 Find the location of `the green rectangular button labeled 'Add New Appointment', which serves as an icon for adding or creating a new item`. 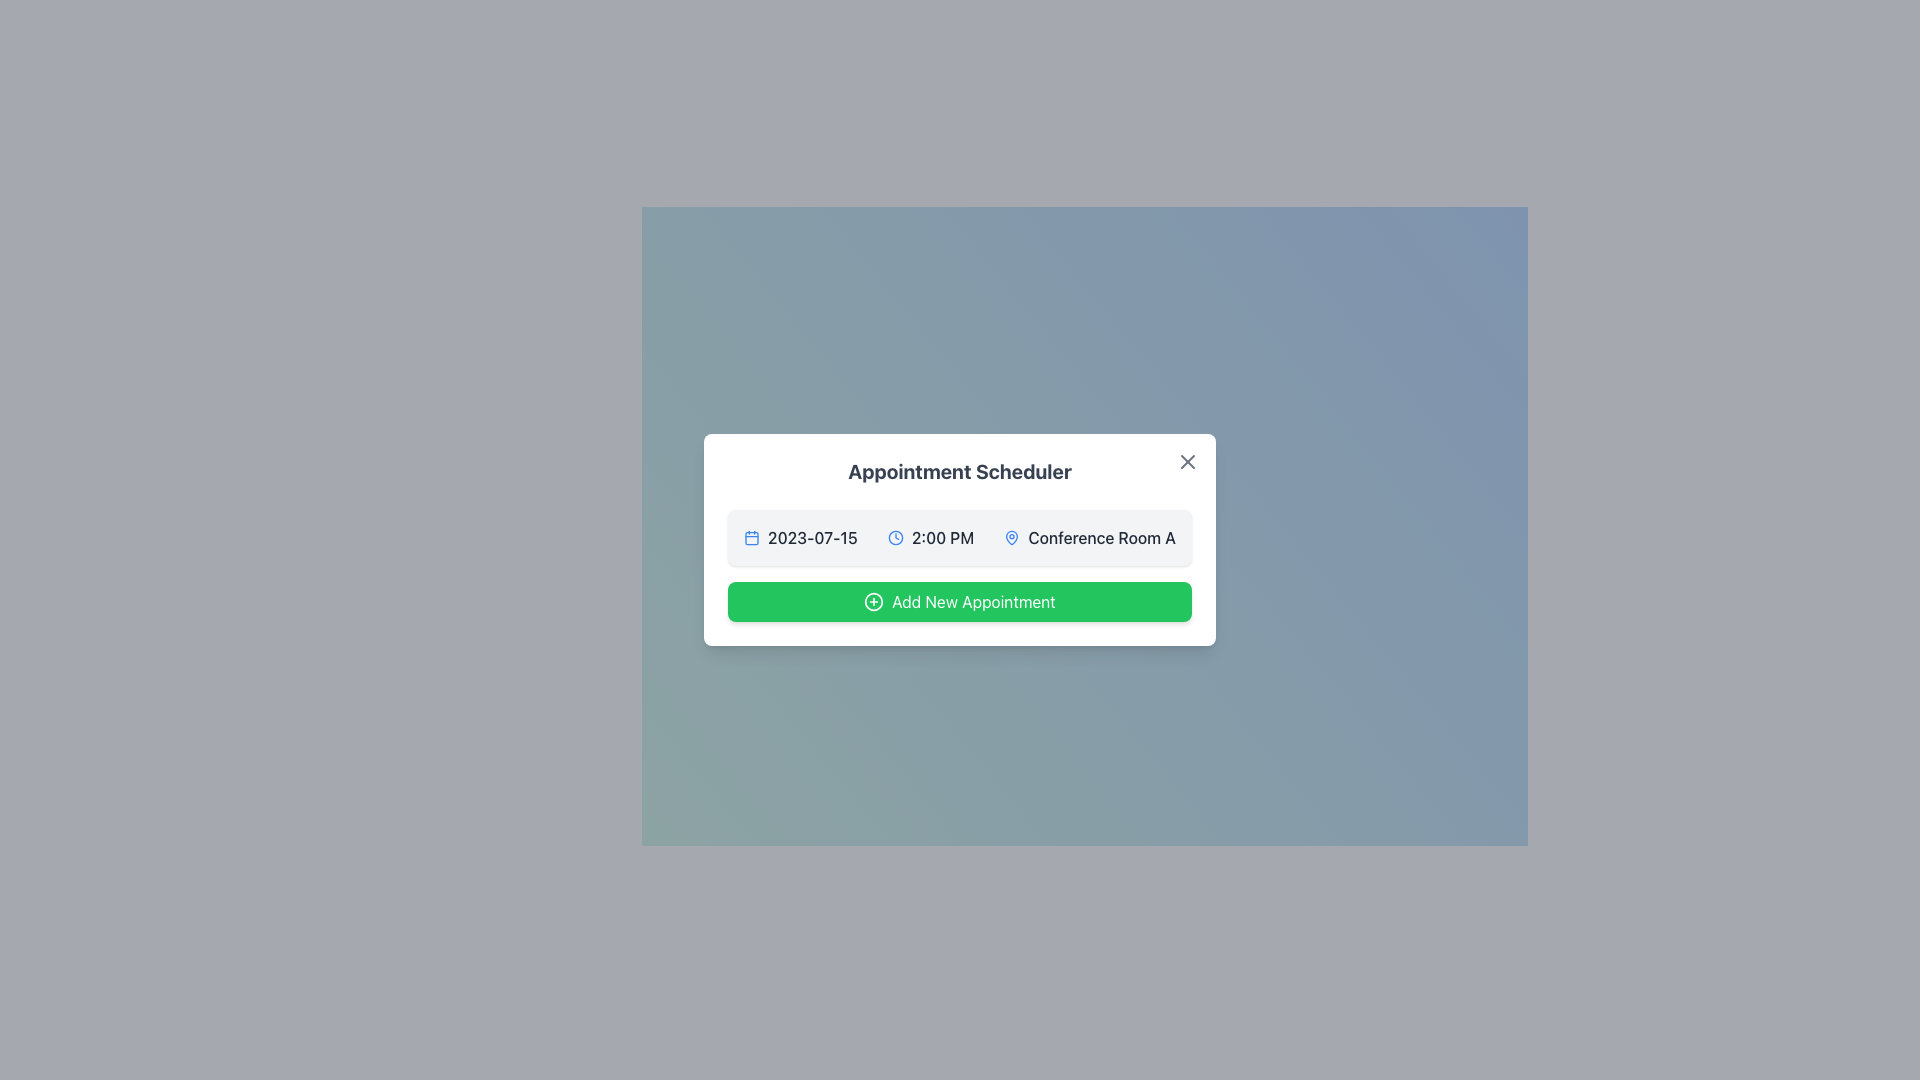

the green rectangular button labeled 'Add New Appointment', which serves as an icon for adding or creating a new item is located at coordinates (874, 600).